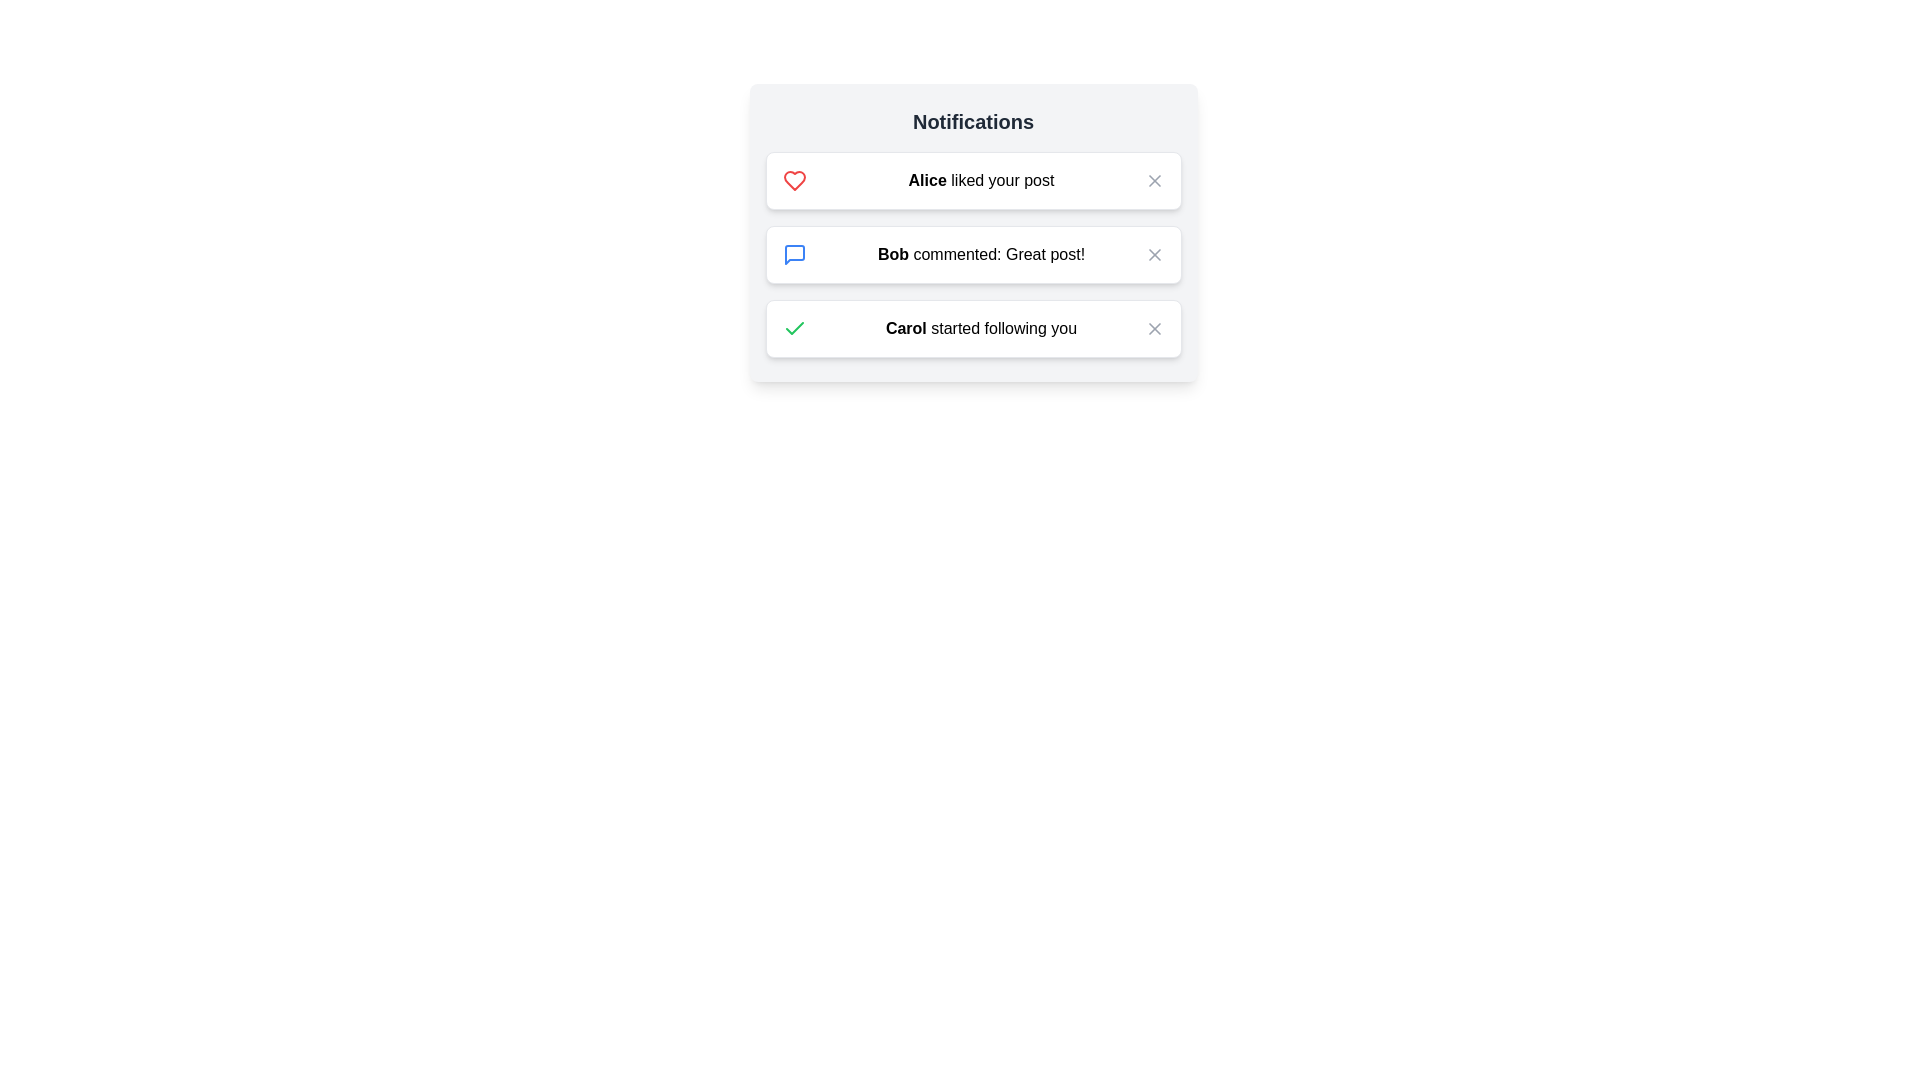  I want to click on red heart-shaped icon located next to the text 'Alice liked your post' within the notification card, so click(793, 181).